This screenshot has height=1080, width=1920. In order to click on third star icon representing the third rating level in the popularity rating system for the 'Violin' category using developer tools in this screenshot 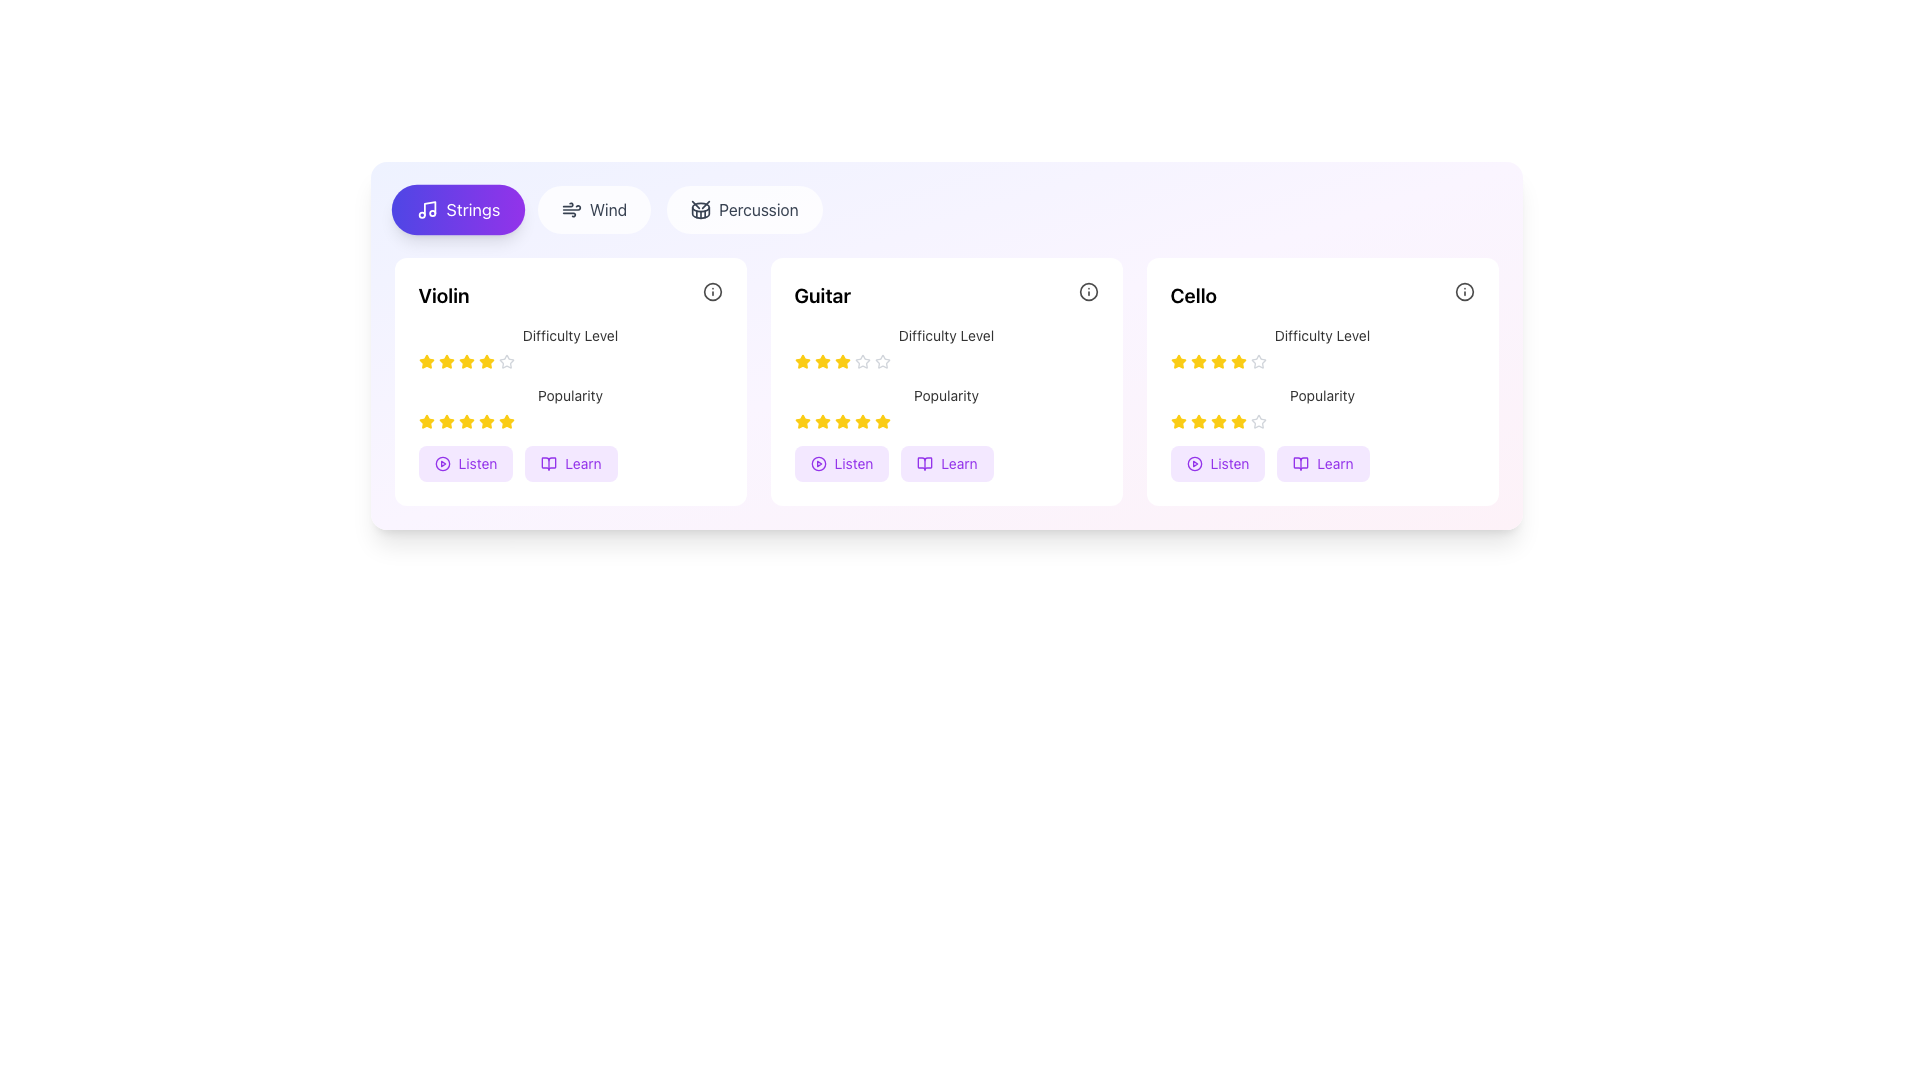, I will do `click(445, 420)`.